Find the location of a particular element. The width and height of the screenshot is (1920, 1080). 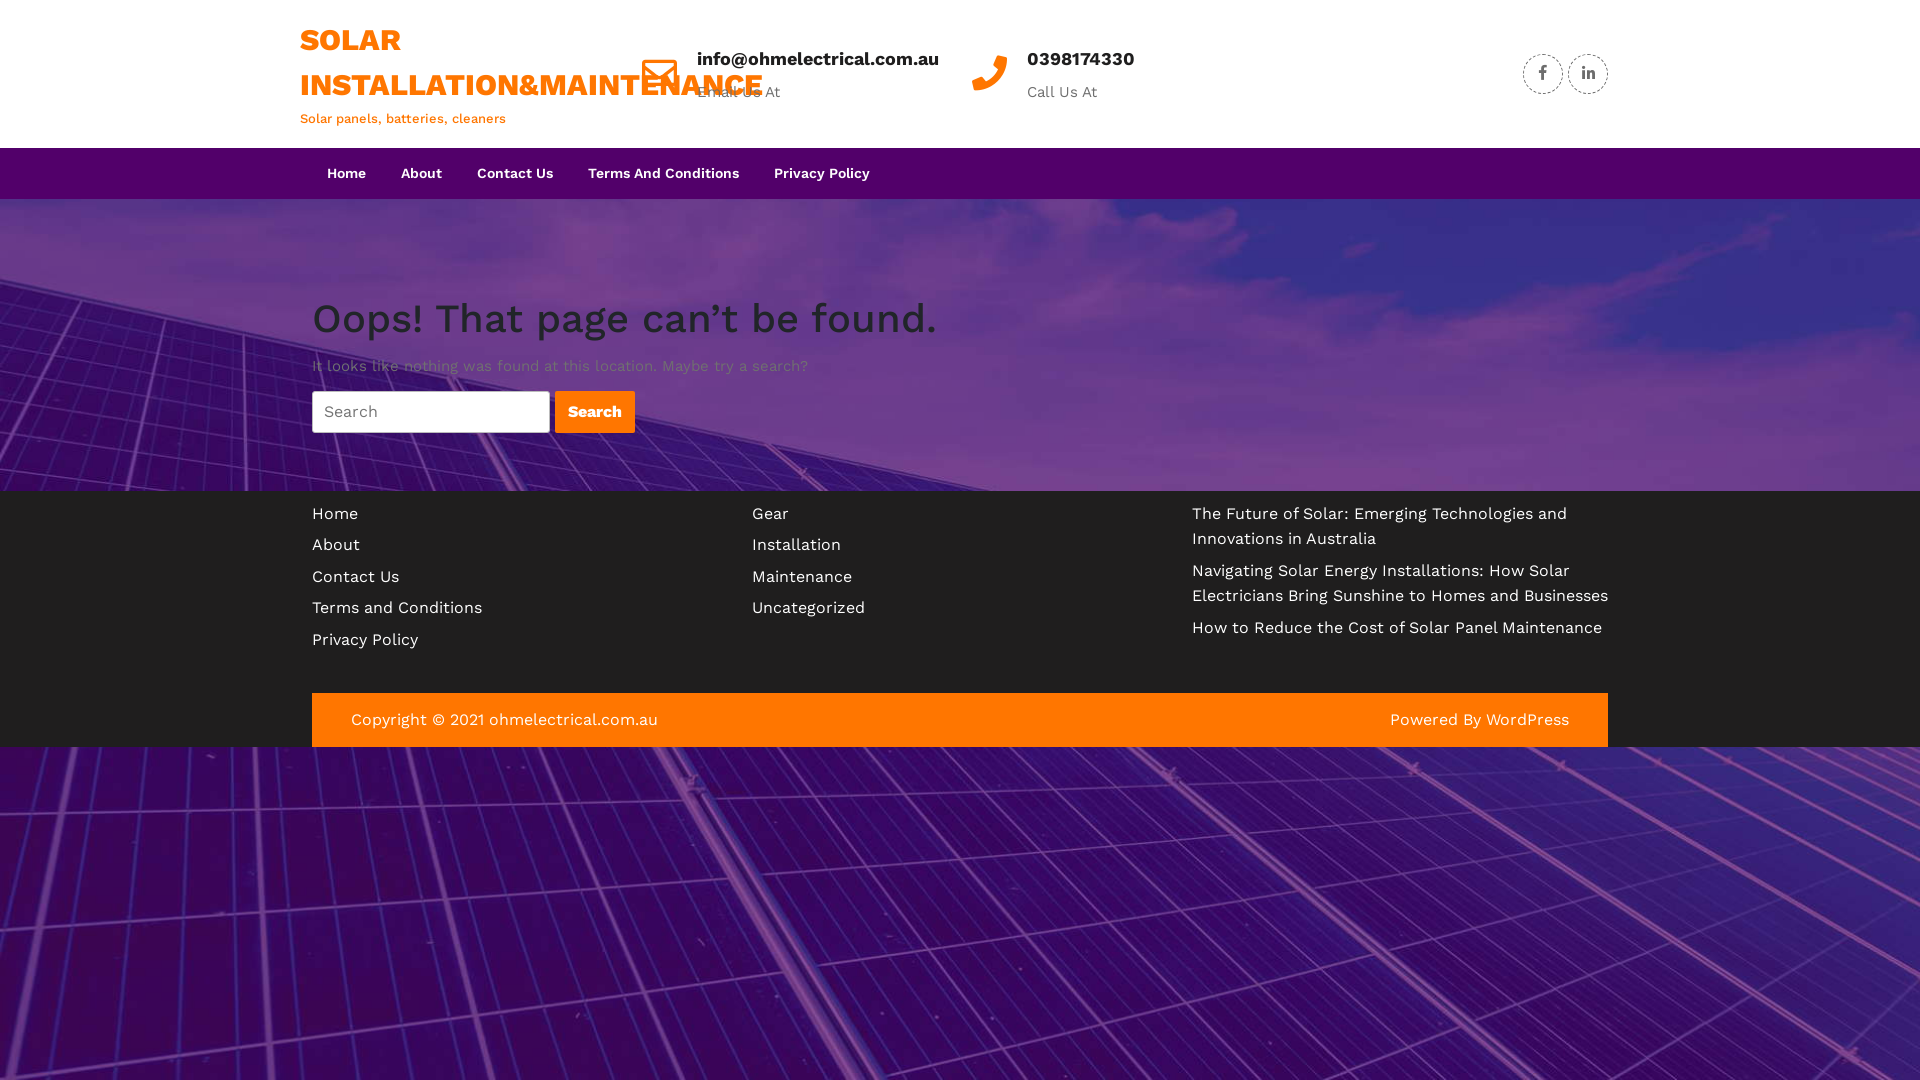

'Linkedin' is located at coordinates (1587, 71).